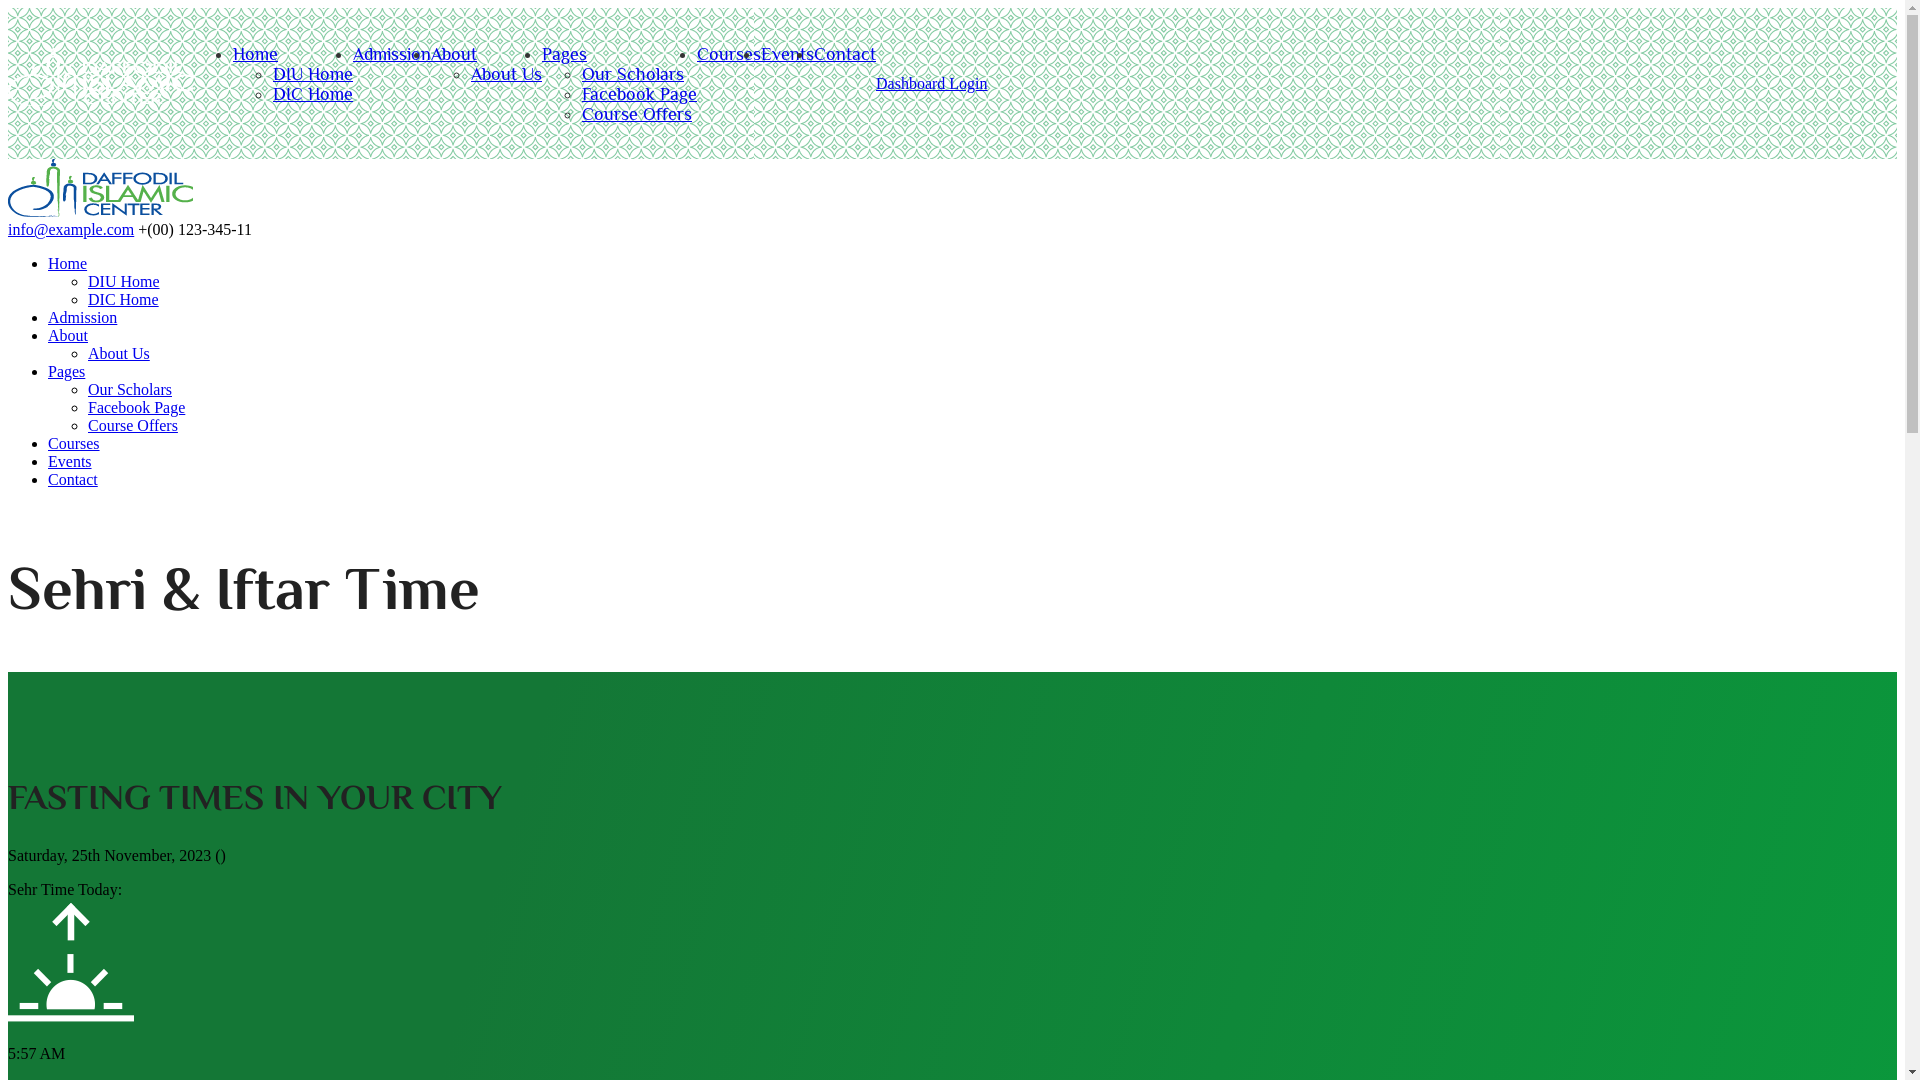 The height and width of the screenshot is (1080, 1920). Describe the element at coordinates (636, 114) in the screenshot. I see `'Course Offers'` at that location.